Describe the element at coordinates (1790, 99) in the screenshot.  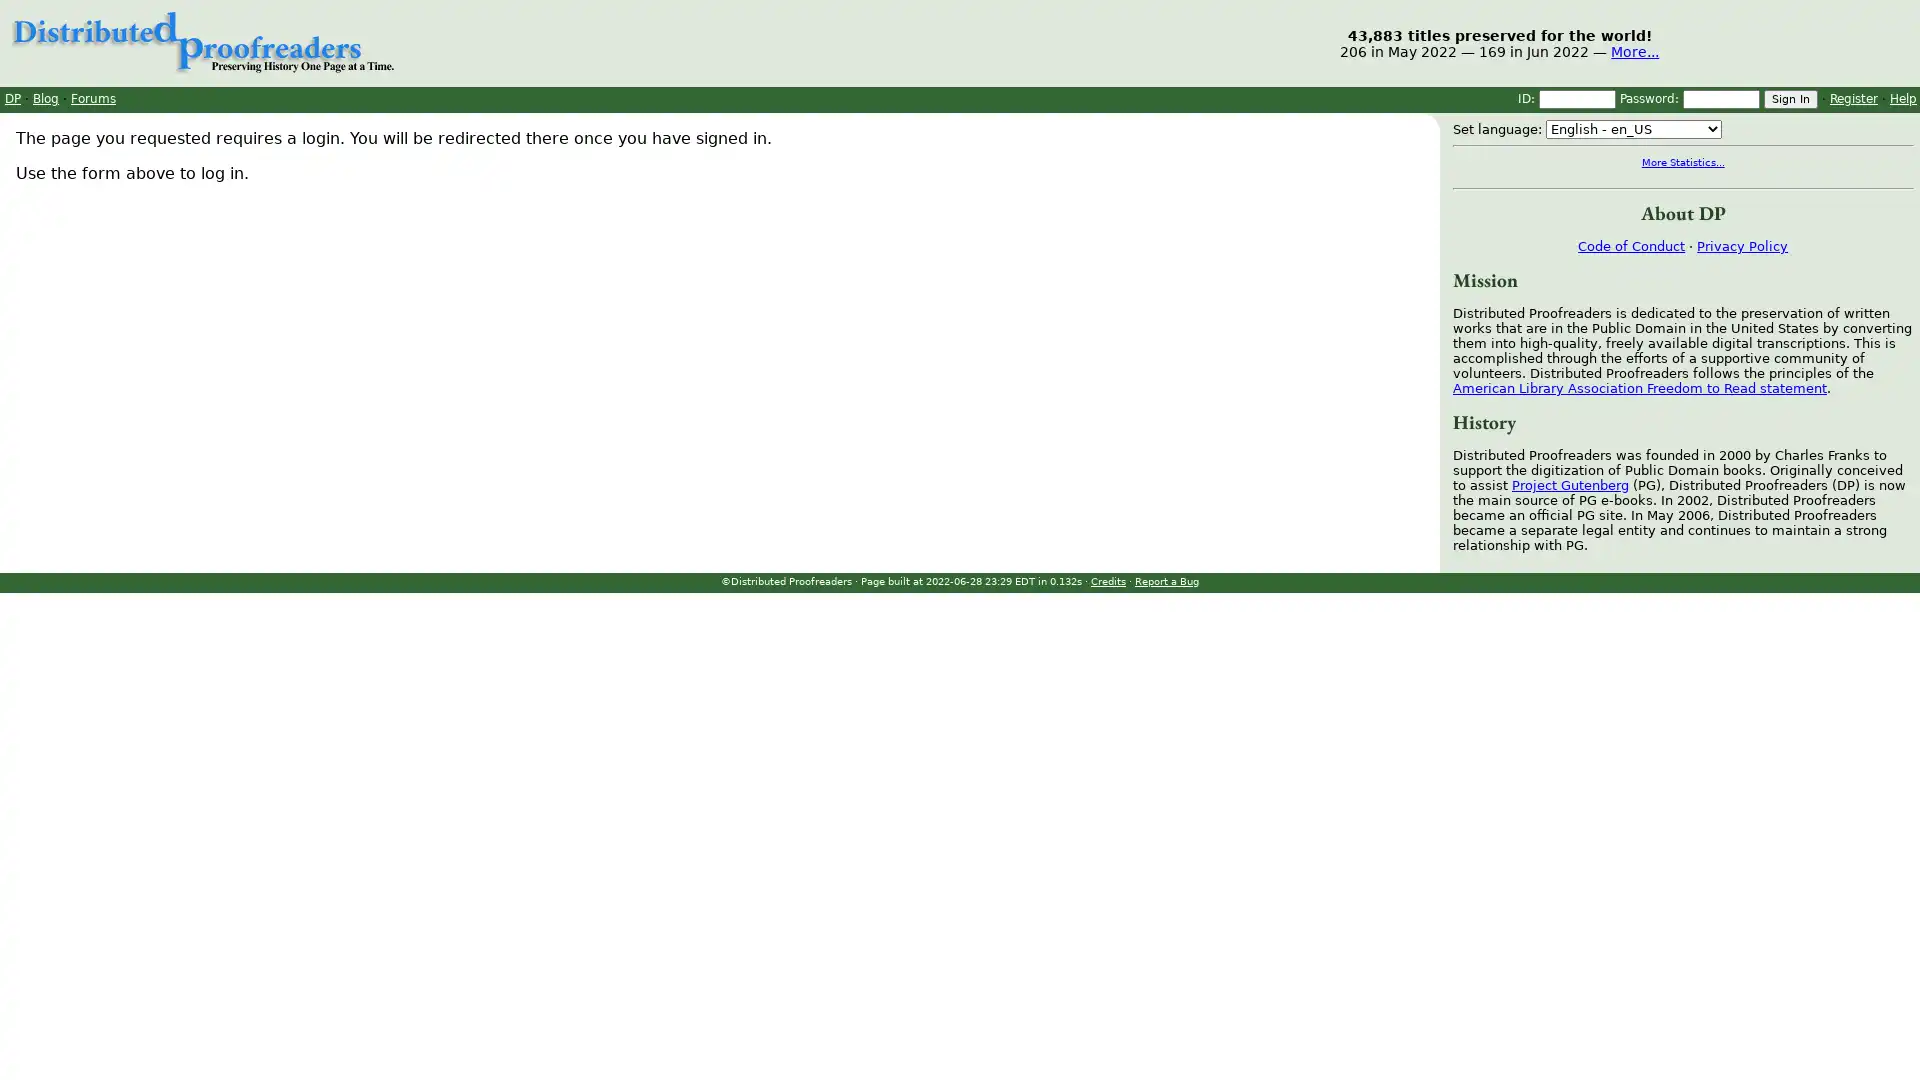
I see `Sign In` at that location.